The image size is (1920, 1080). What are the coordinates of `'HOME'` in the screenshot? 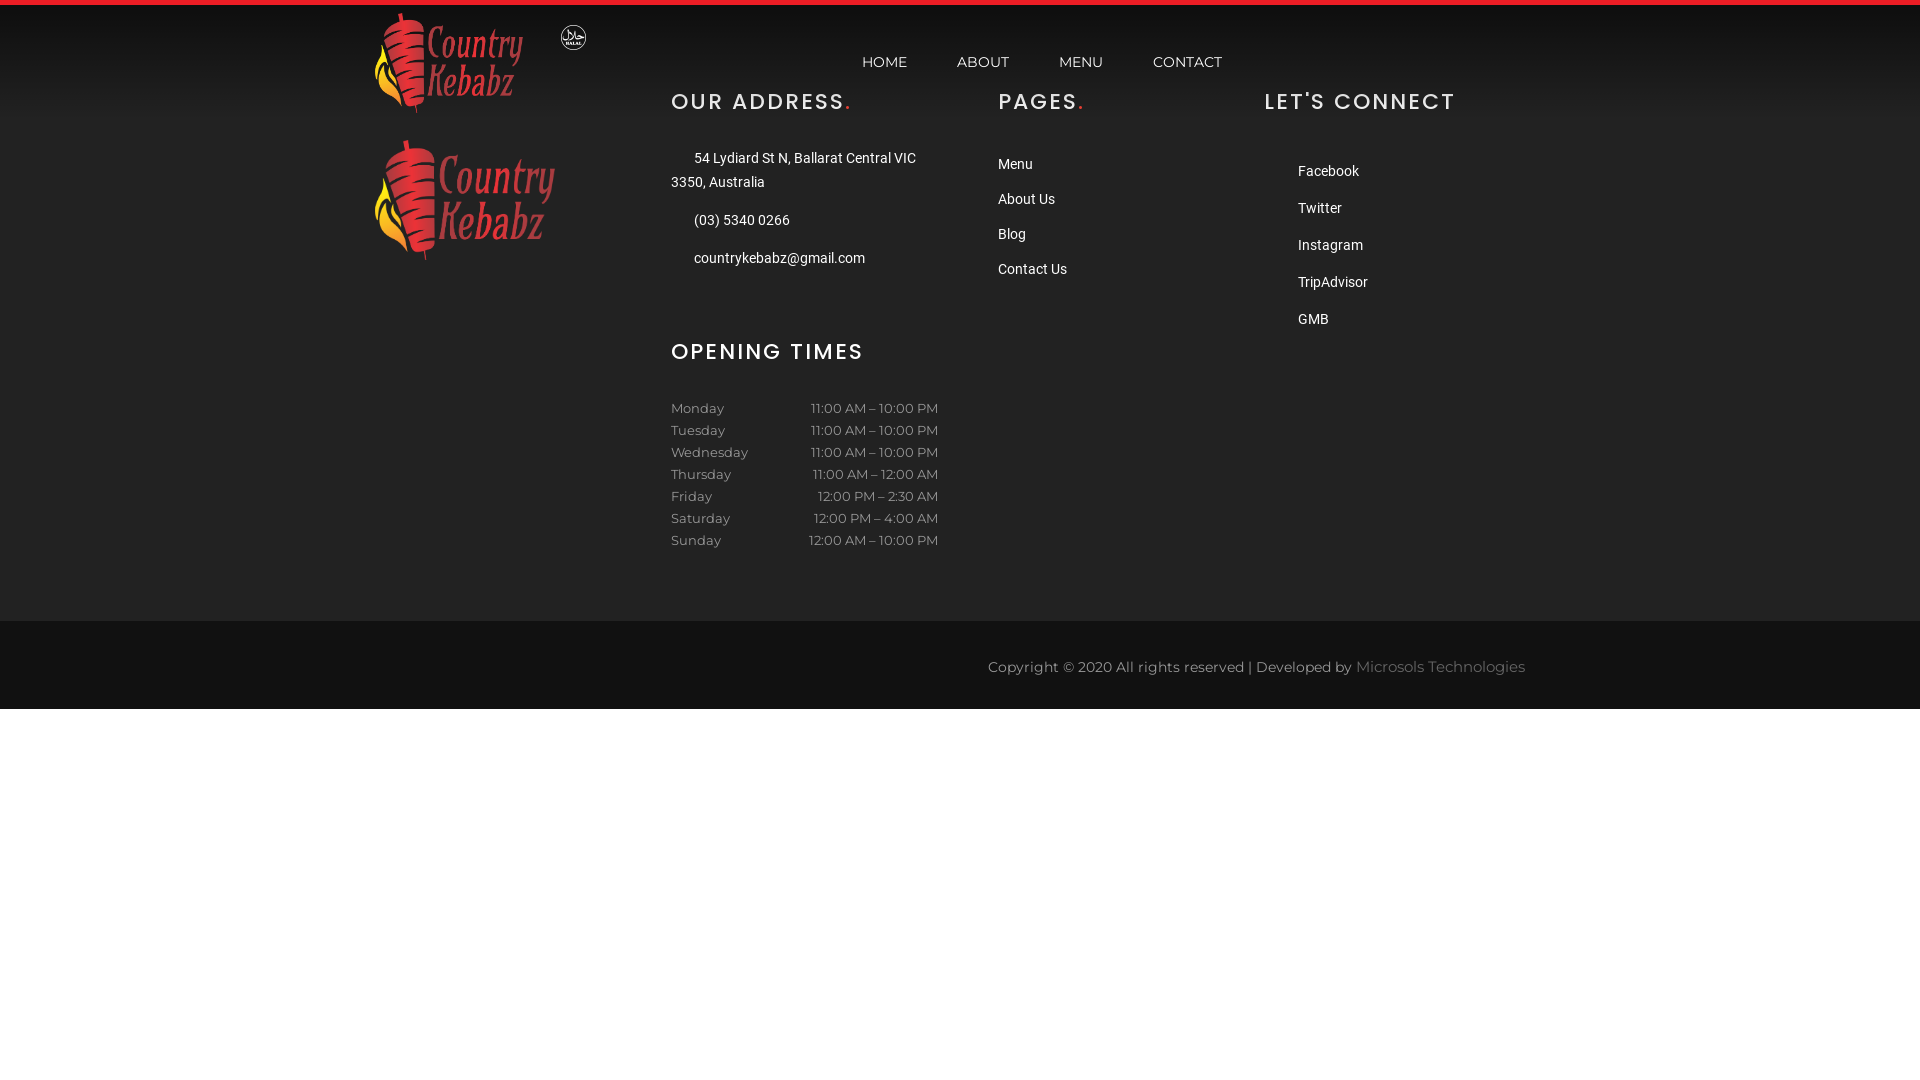 It's located at (883, 61).